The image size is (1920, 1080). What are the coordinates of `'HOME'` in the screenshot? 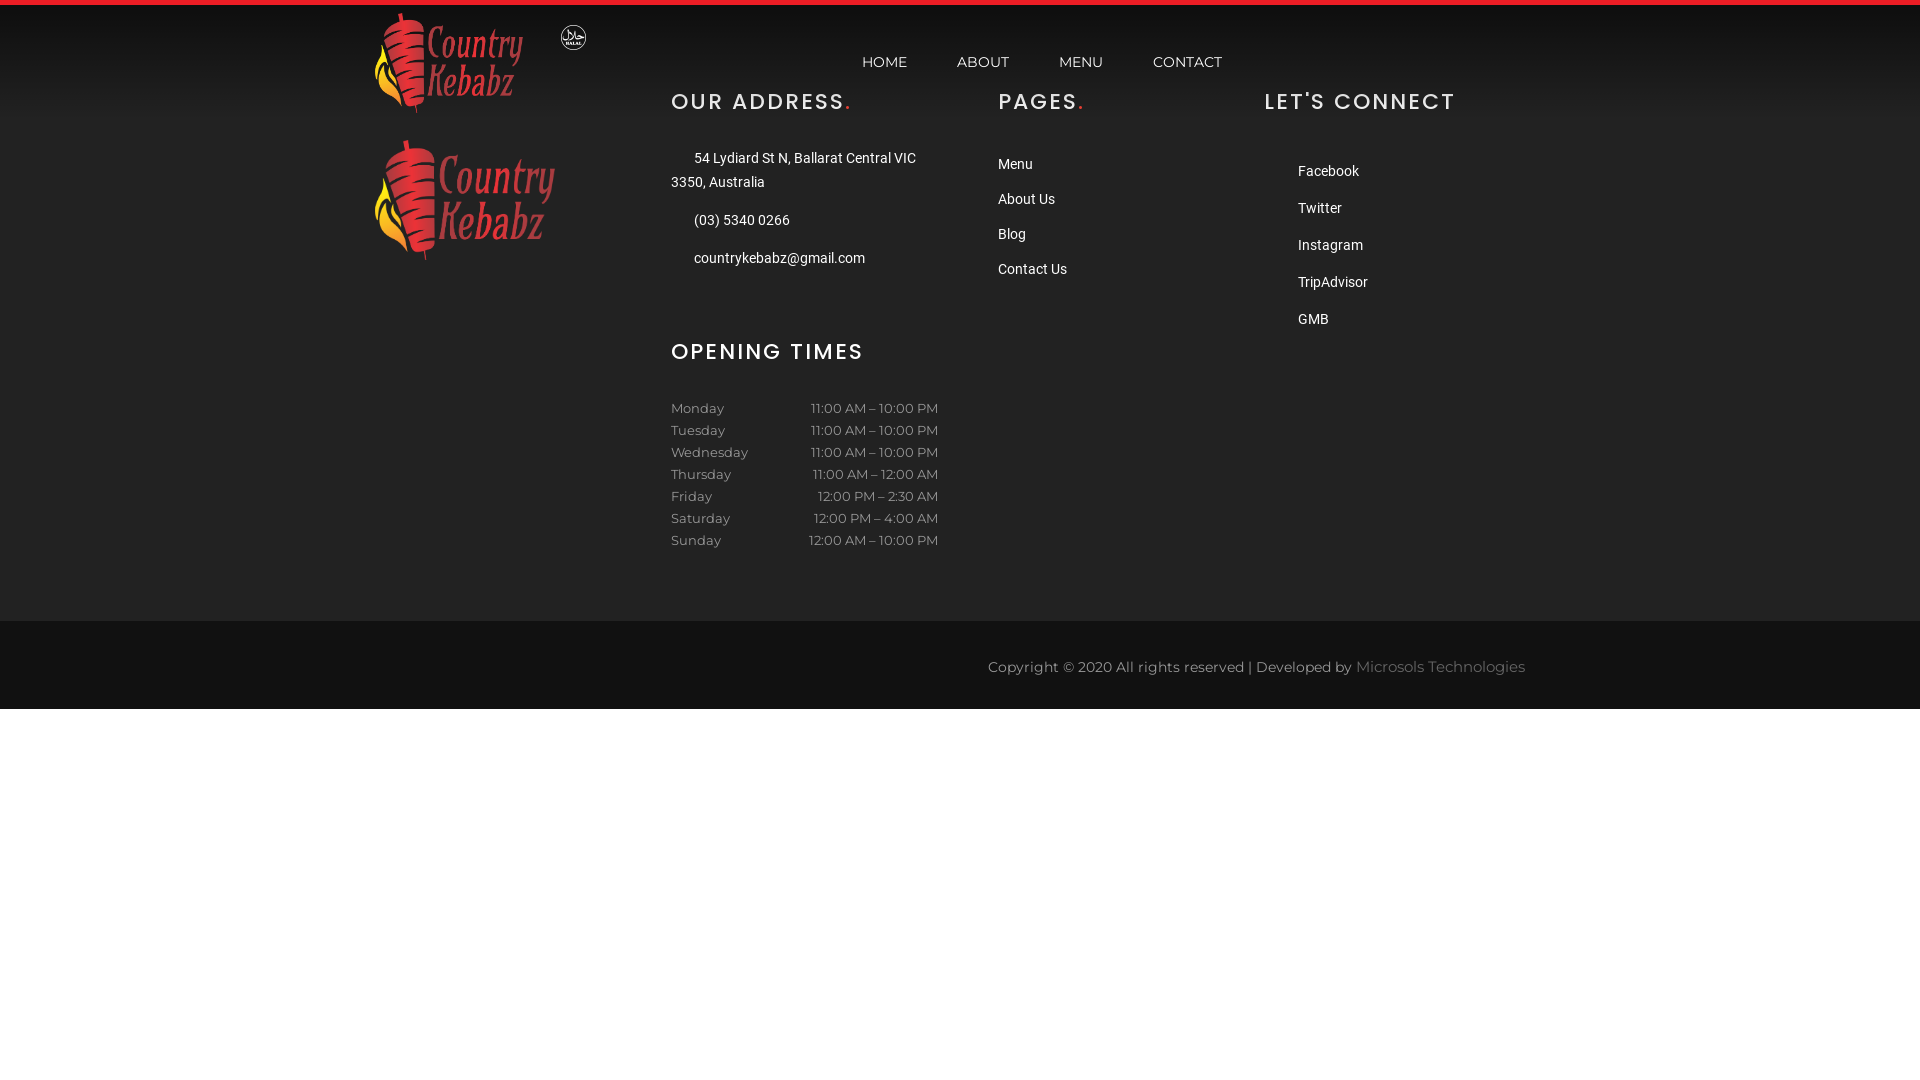 It's located at (883, 61).